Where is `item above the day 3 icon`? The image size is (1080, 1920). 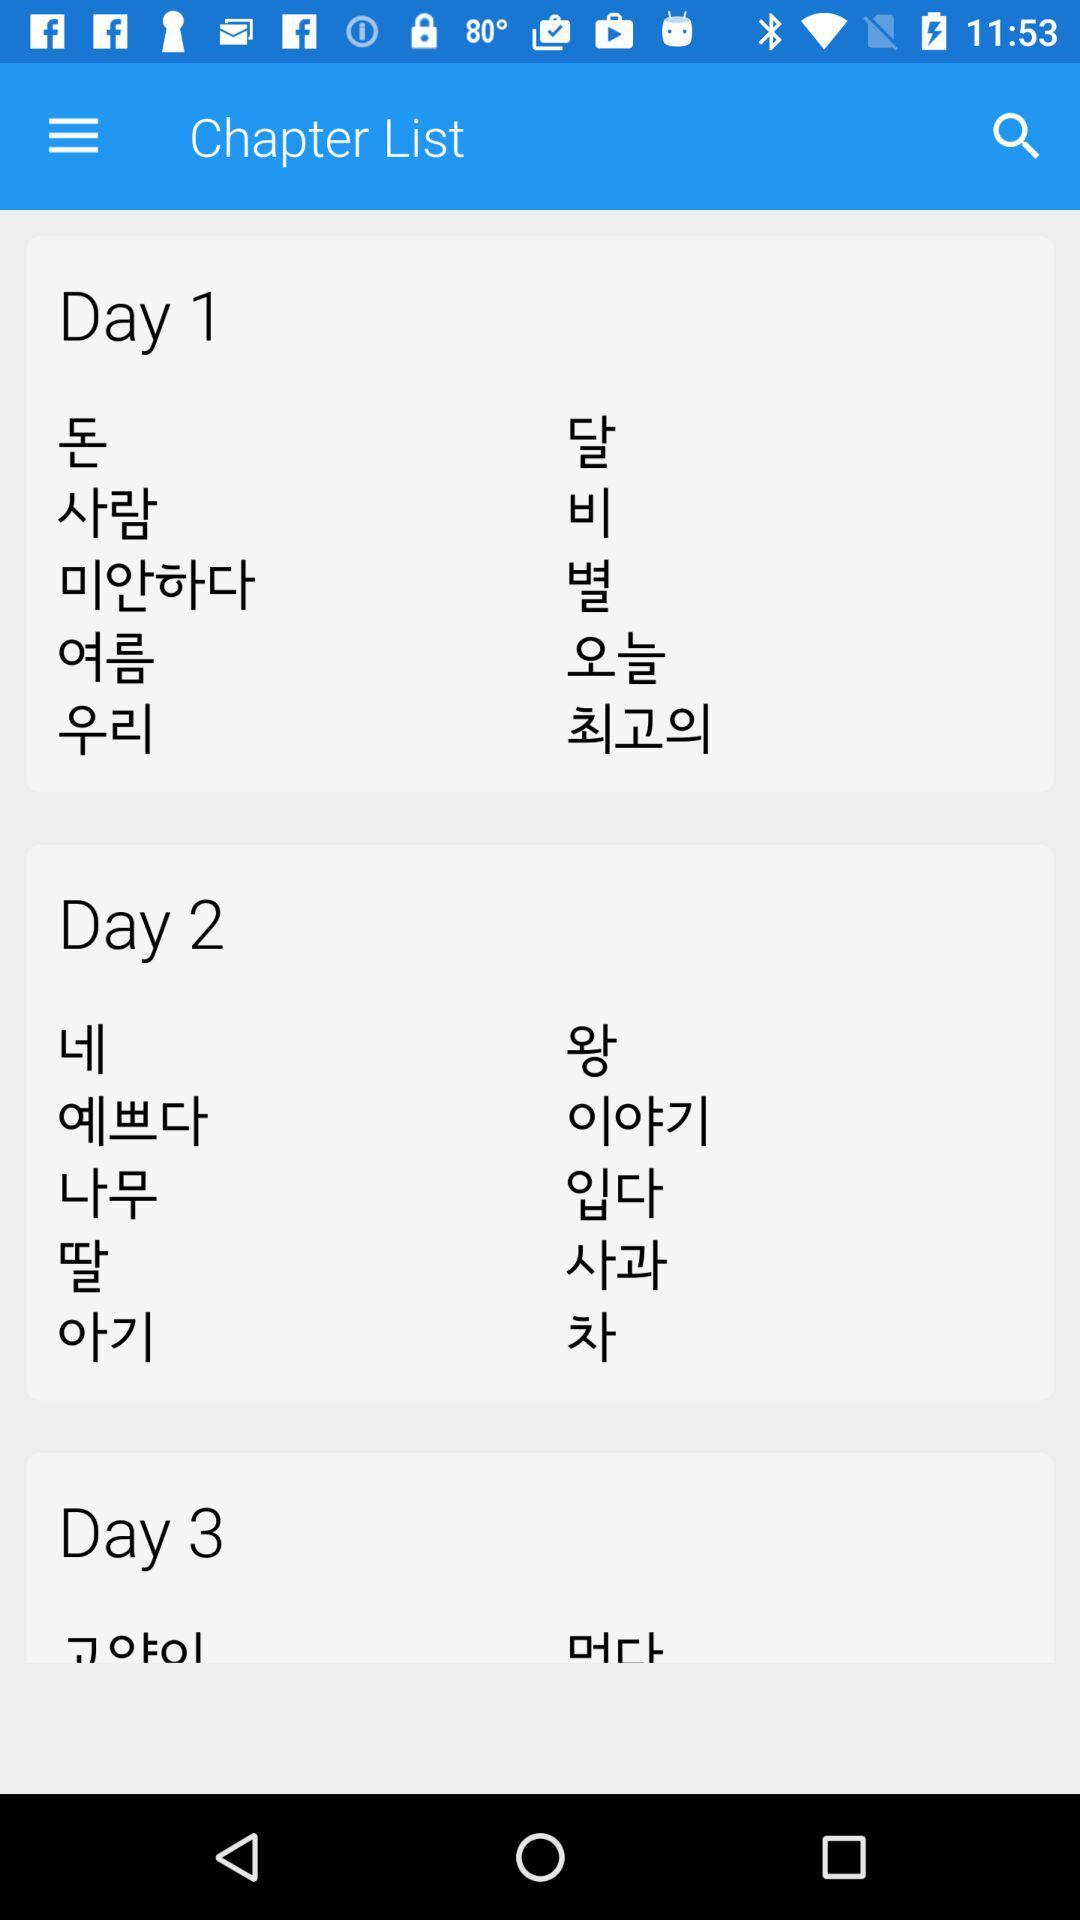 item above the day 3 icon is located at coordinates (793, 1194).